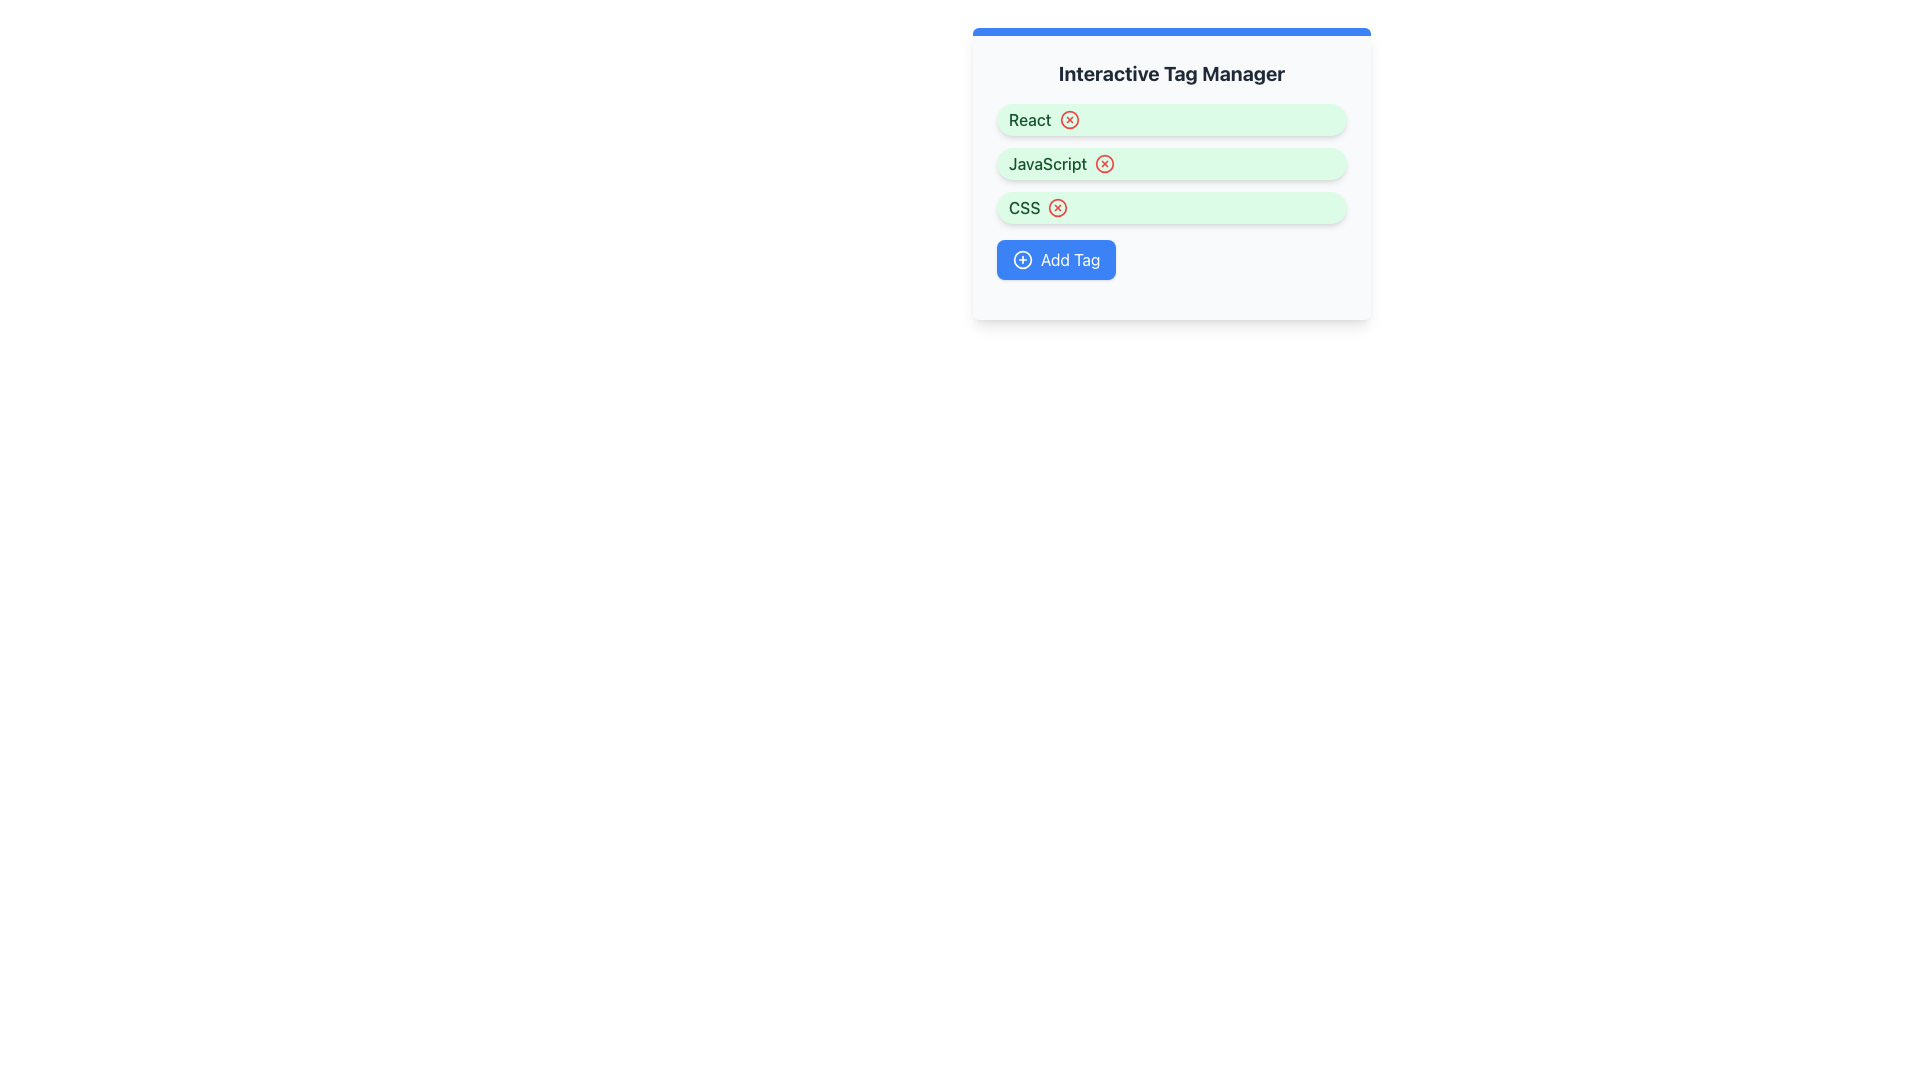  What do you see at coordinates (1057, 208) in the screenshot?
I see `the red circular button with an 'X' icon located within the green 'CSS' tag` at bounding box center [1057, 208].